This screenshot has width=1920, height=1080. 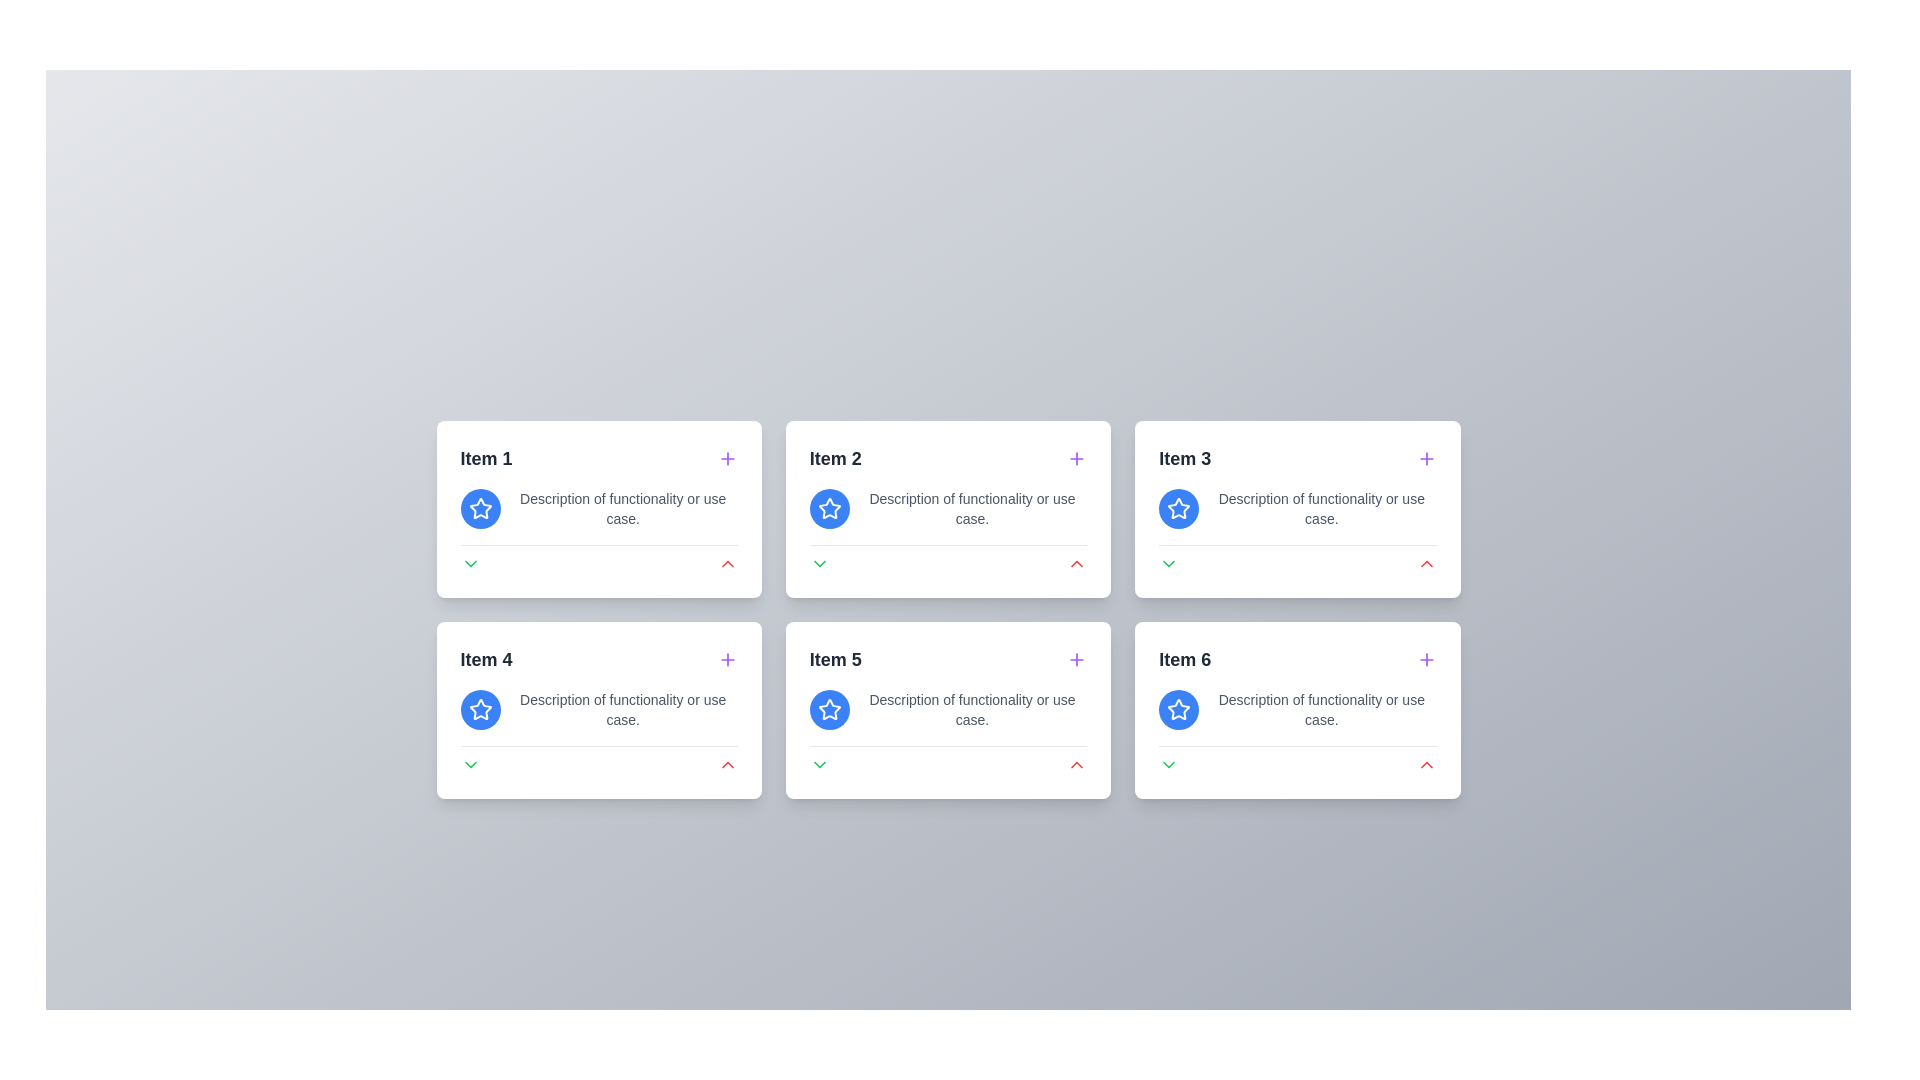 I want to click on the text component that reads 'Description of functionality or use case.' located in the top-left card labeled 'Item 1' within the grid layout, so click(x=622, y=508).